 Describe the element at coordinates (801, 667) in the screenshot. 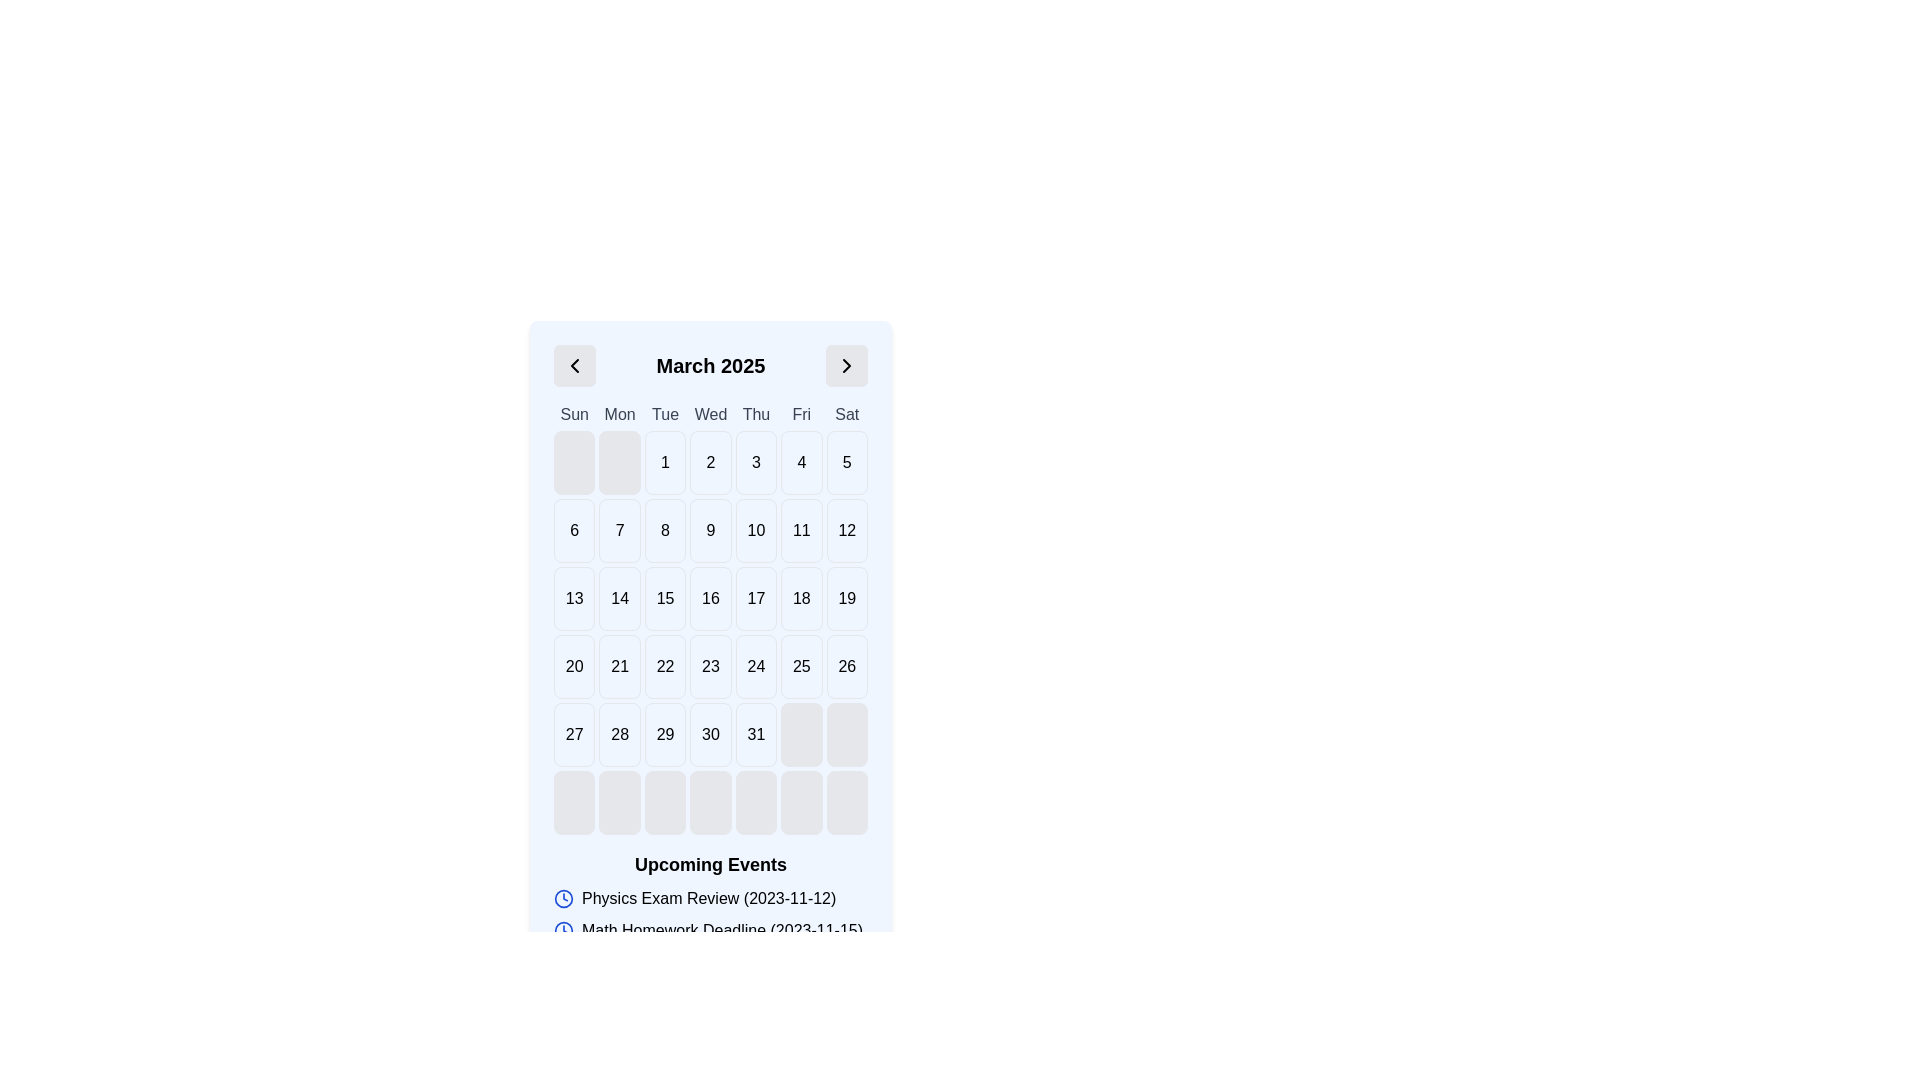

I see `the date selector button representing the date '25' in the calendar layout` at that location.